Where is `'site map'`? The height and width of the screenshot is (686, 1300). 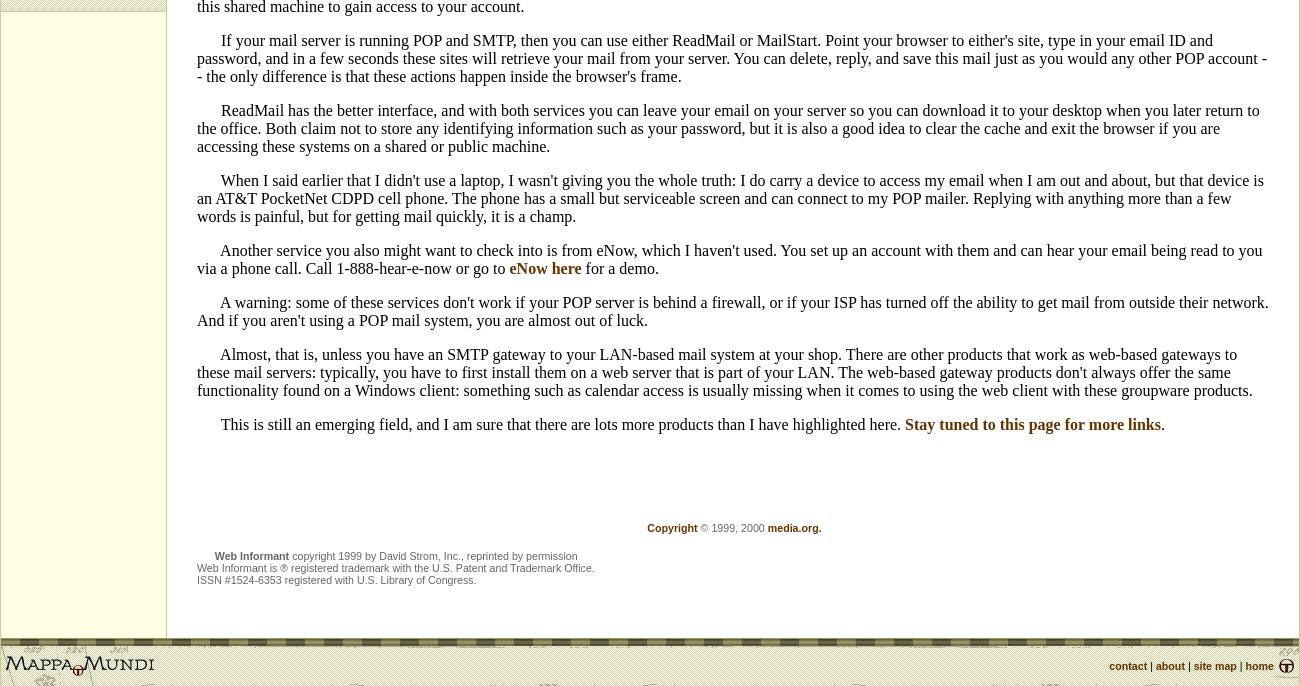 'site map' is located at coordinates (1213, 665).